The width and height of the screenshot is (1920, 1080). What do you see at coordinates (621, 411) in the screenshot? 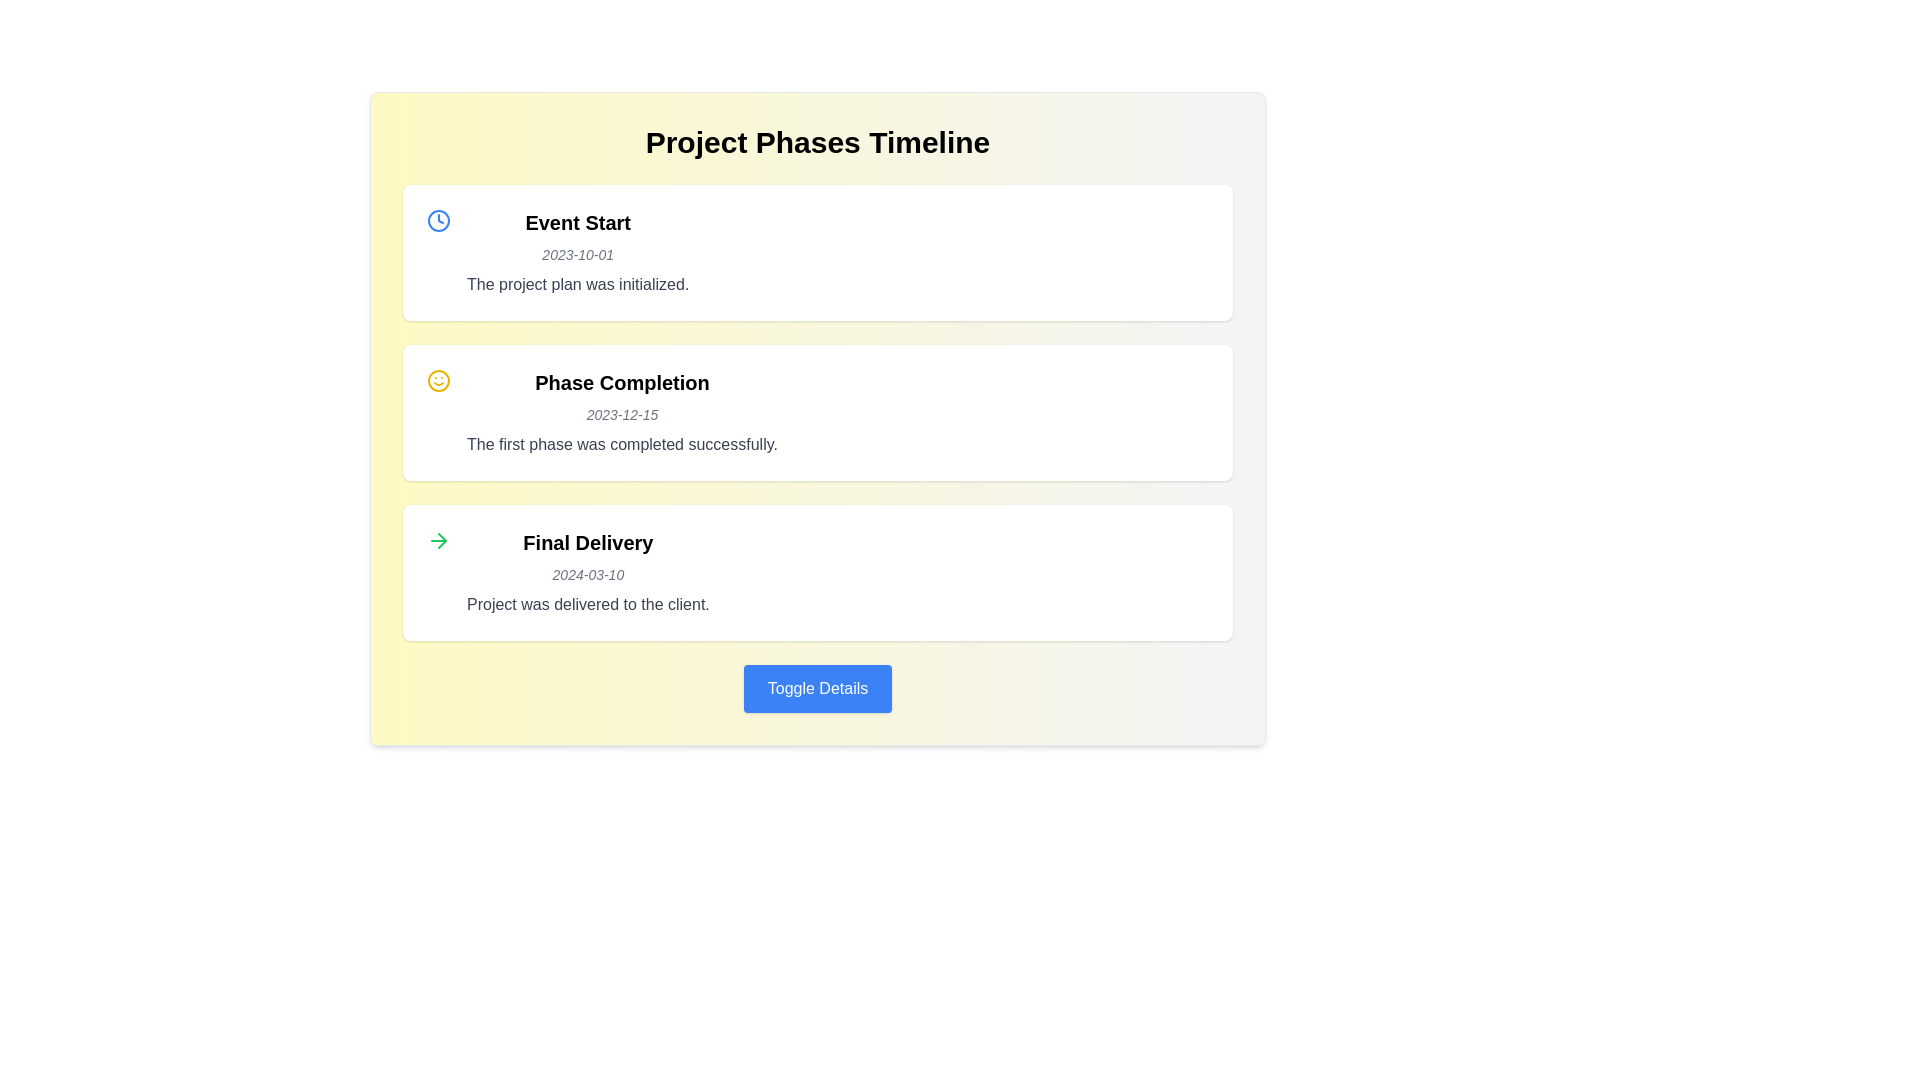
I see `description text in the Textual Content Block titled 'Phase Completion' which states 'The first phase was completed successfully.'` at bounding box center [621, 411].